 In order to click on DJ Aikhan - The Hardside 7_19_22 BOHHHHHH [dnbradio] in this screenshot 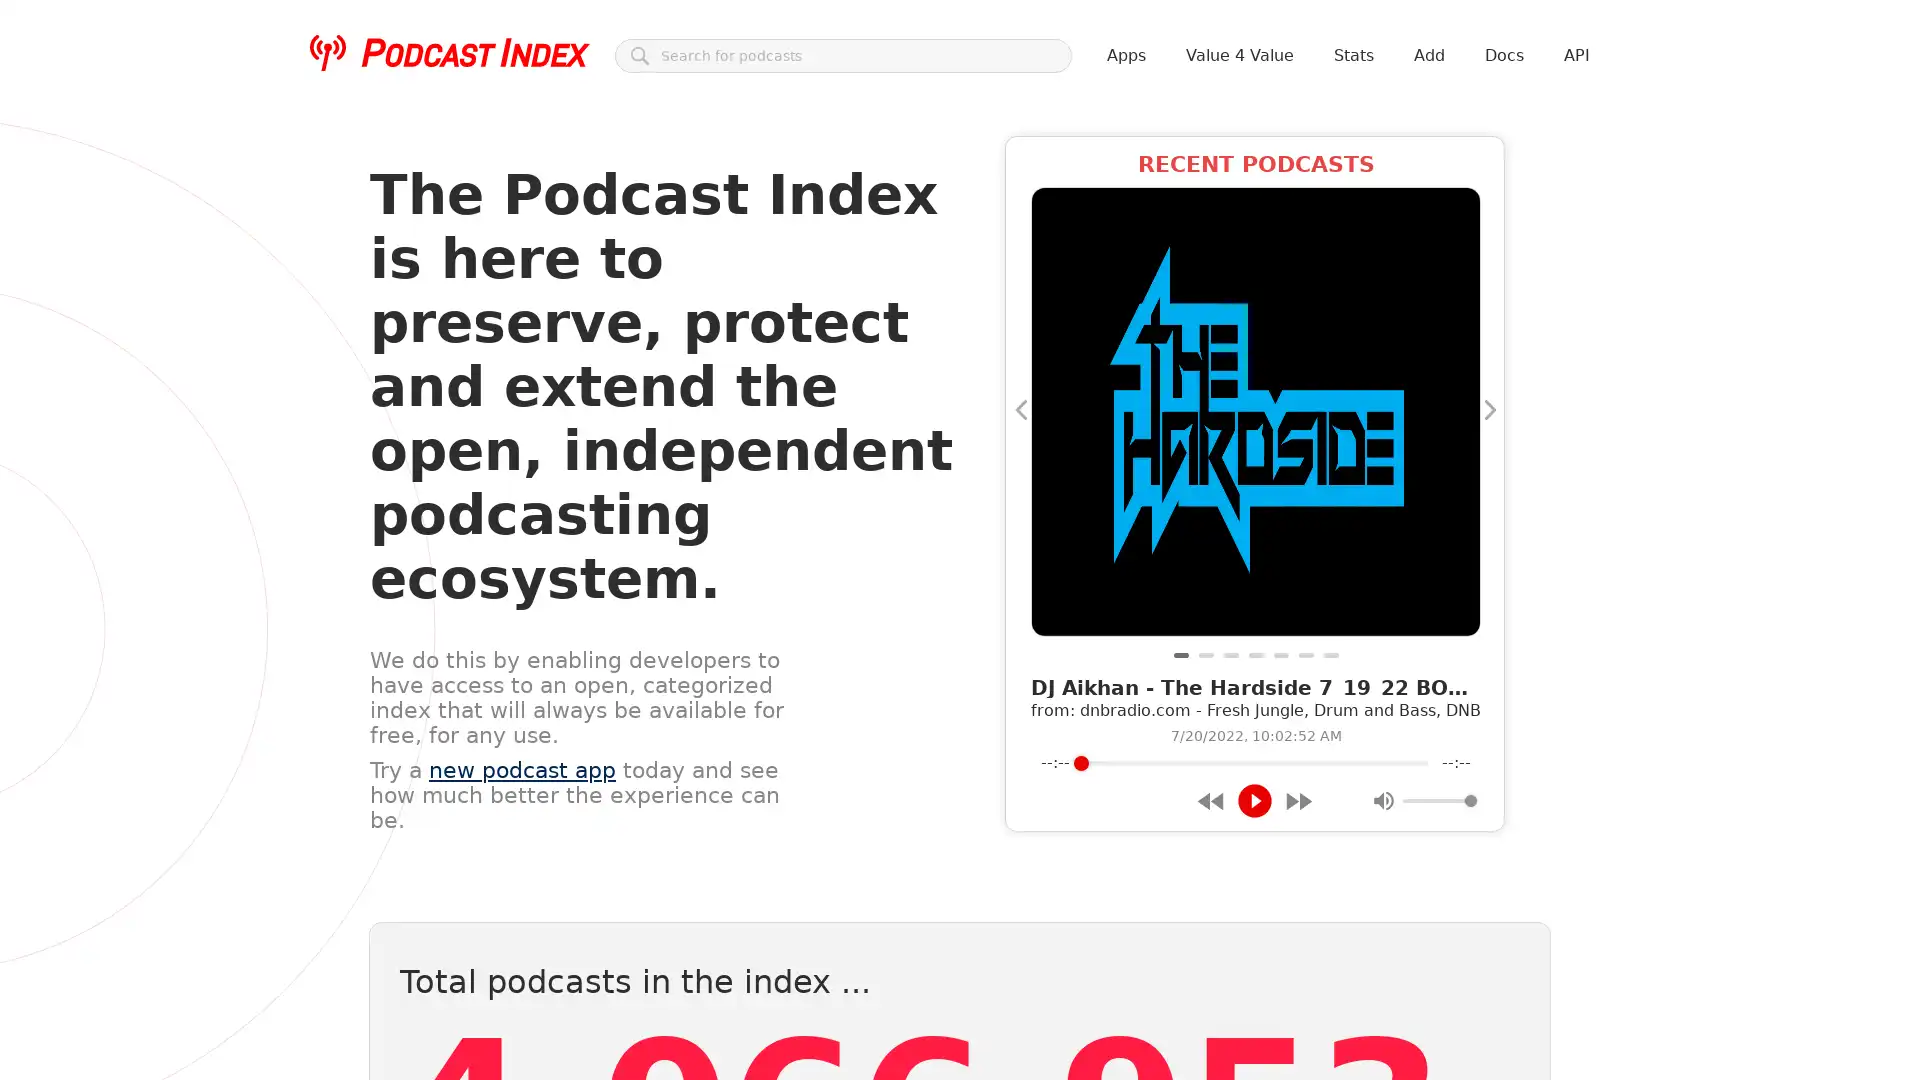, I will do `click(1180, 655)`.